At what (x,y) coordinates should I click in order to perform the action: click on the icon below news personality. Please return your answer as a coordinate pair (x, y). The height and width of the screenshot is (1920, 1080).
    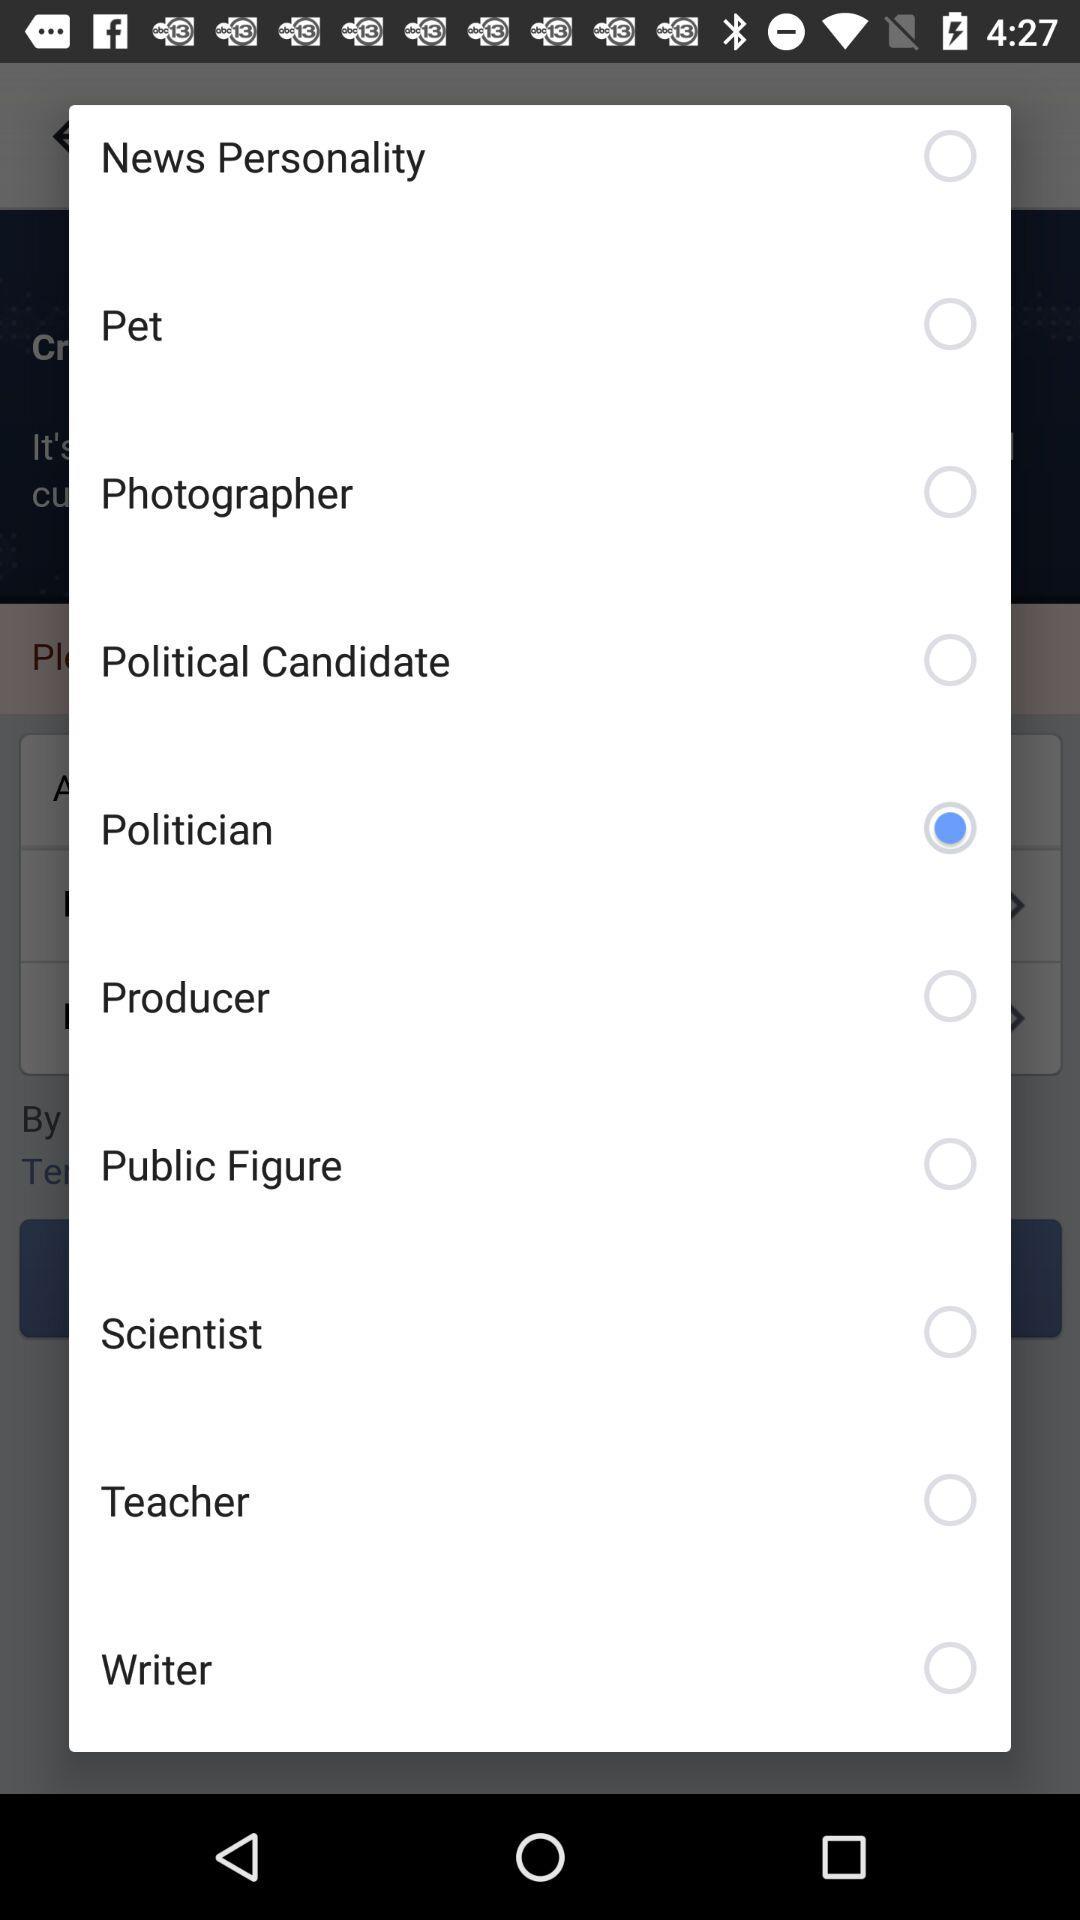
    Looking at the image, I should click on (540, 324).